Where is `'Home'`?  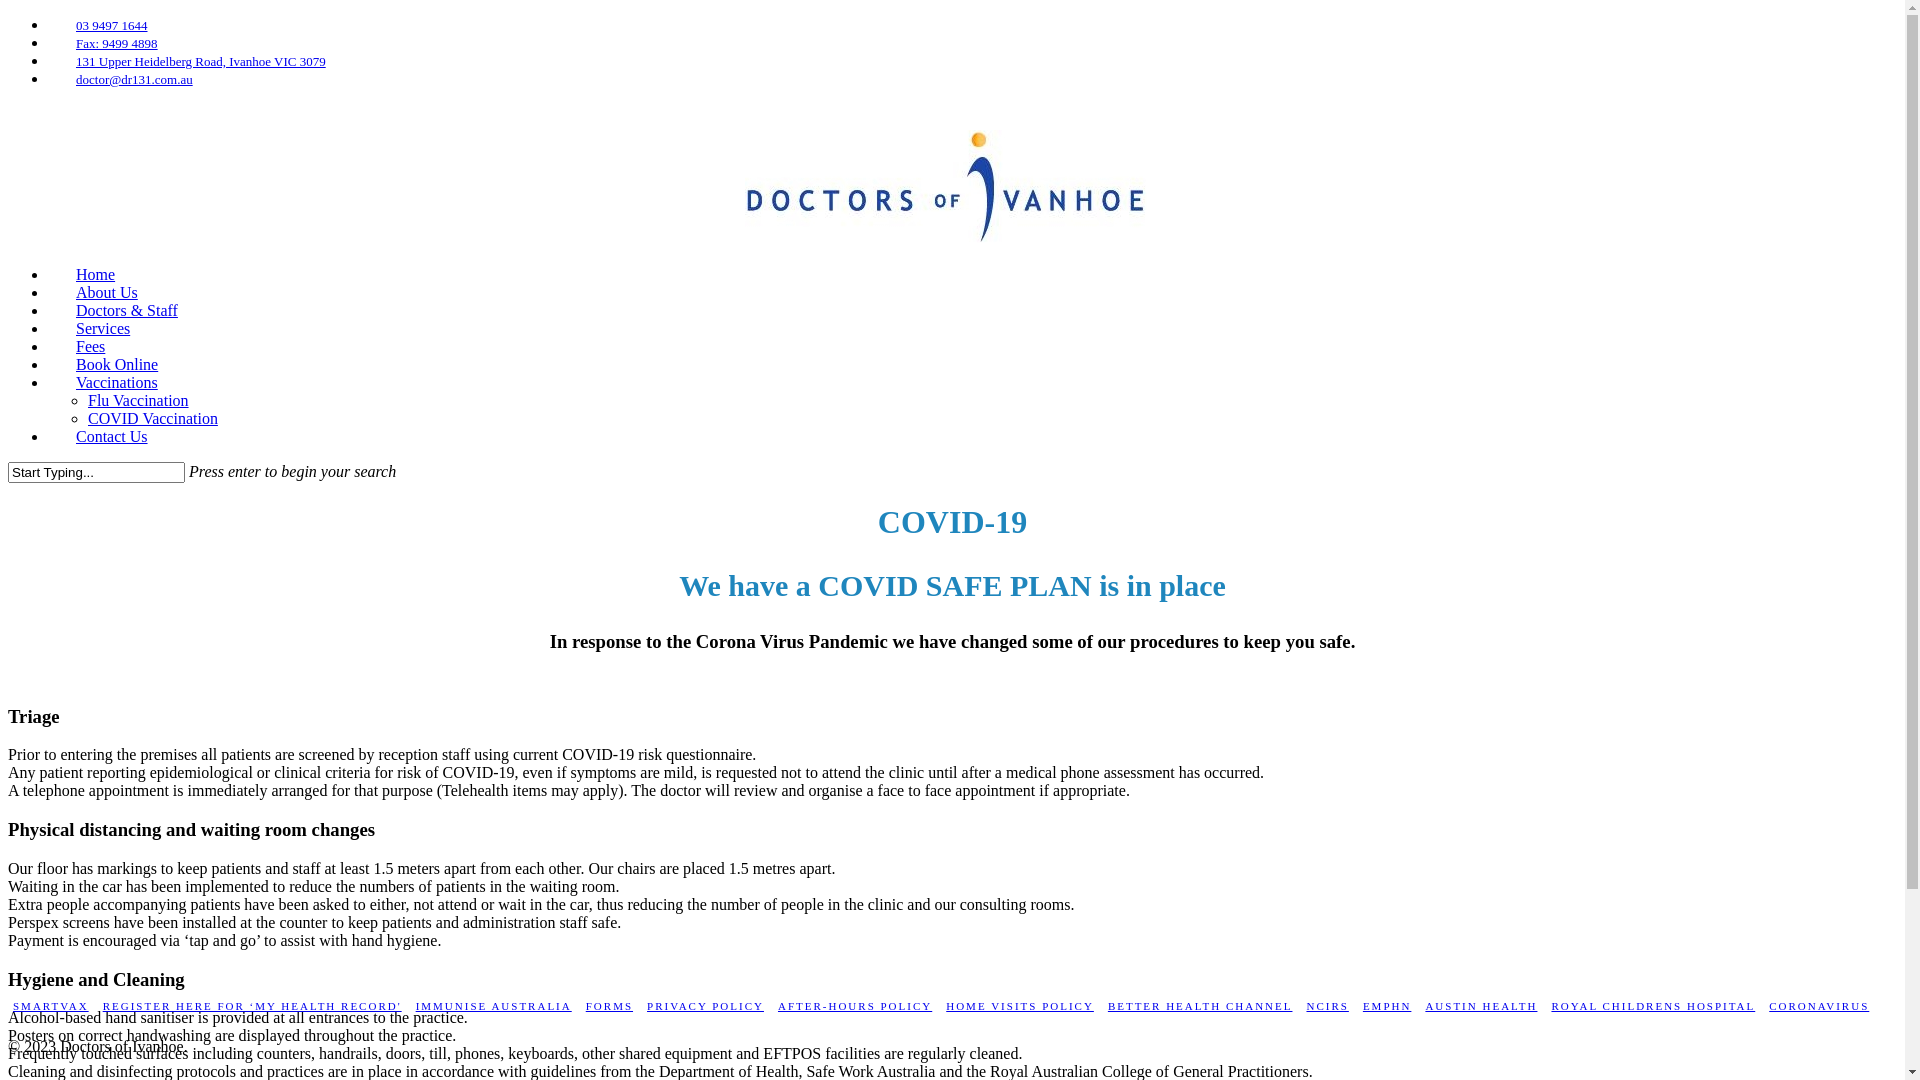
'Home' is located at coordinates (94, 274).